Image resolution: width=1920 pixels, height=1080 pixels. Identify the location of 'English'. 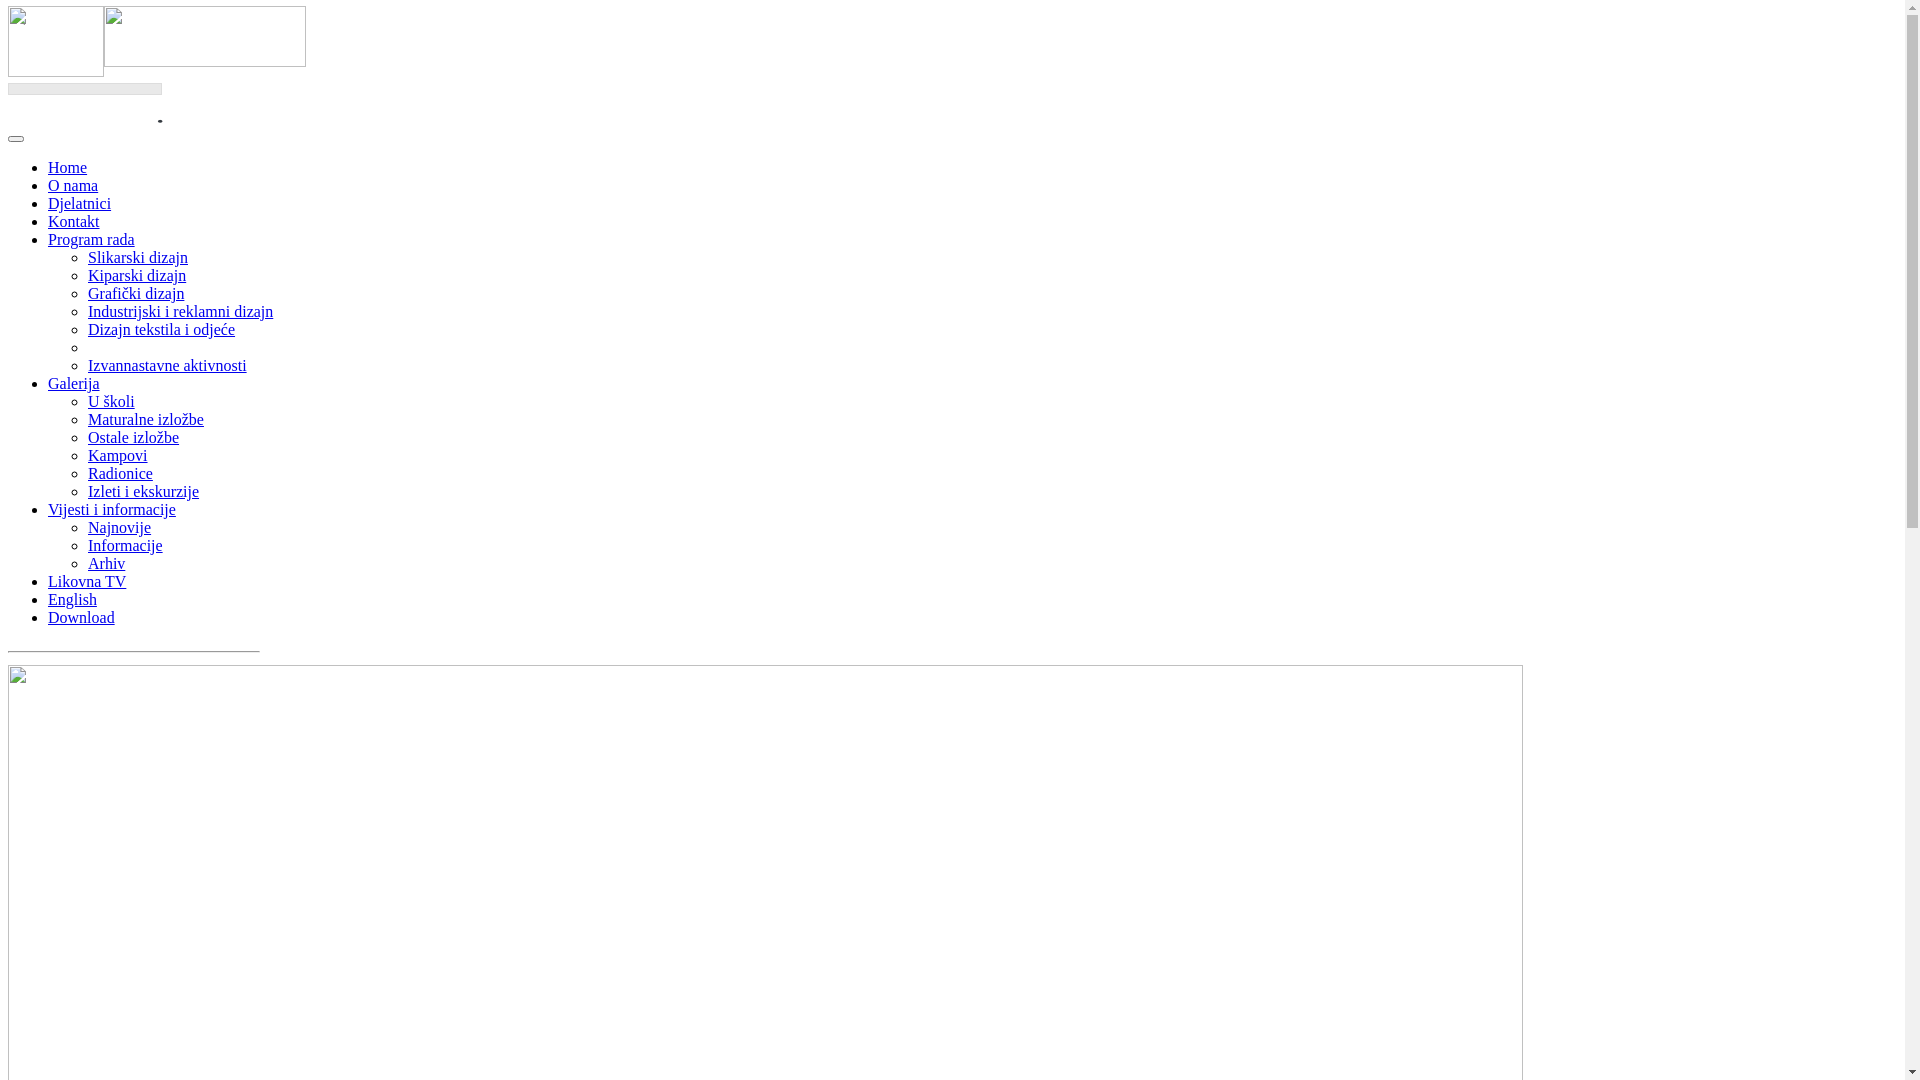
(72, 598).